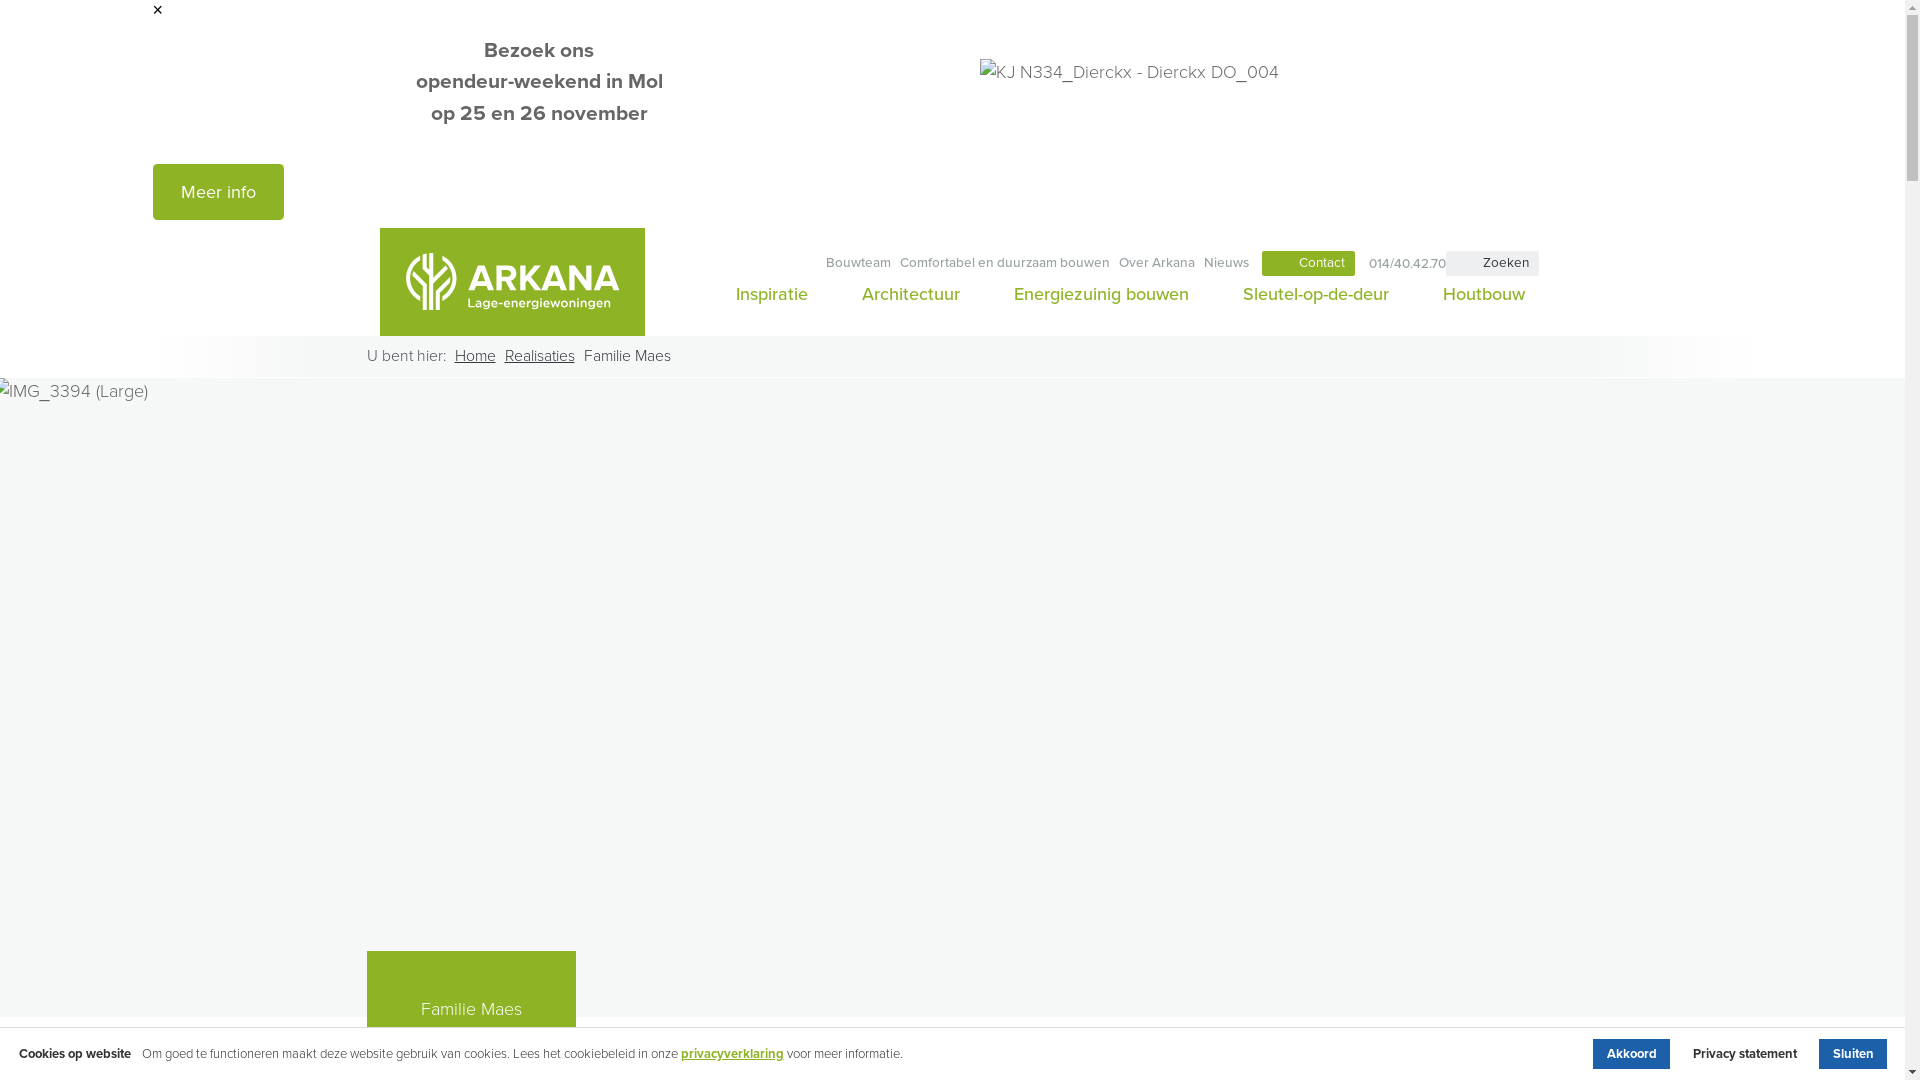  I want to click on 'Inspiratie', so click(770, 294).